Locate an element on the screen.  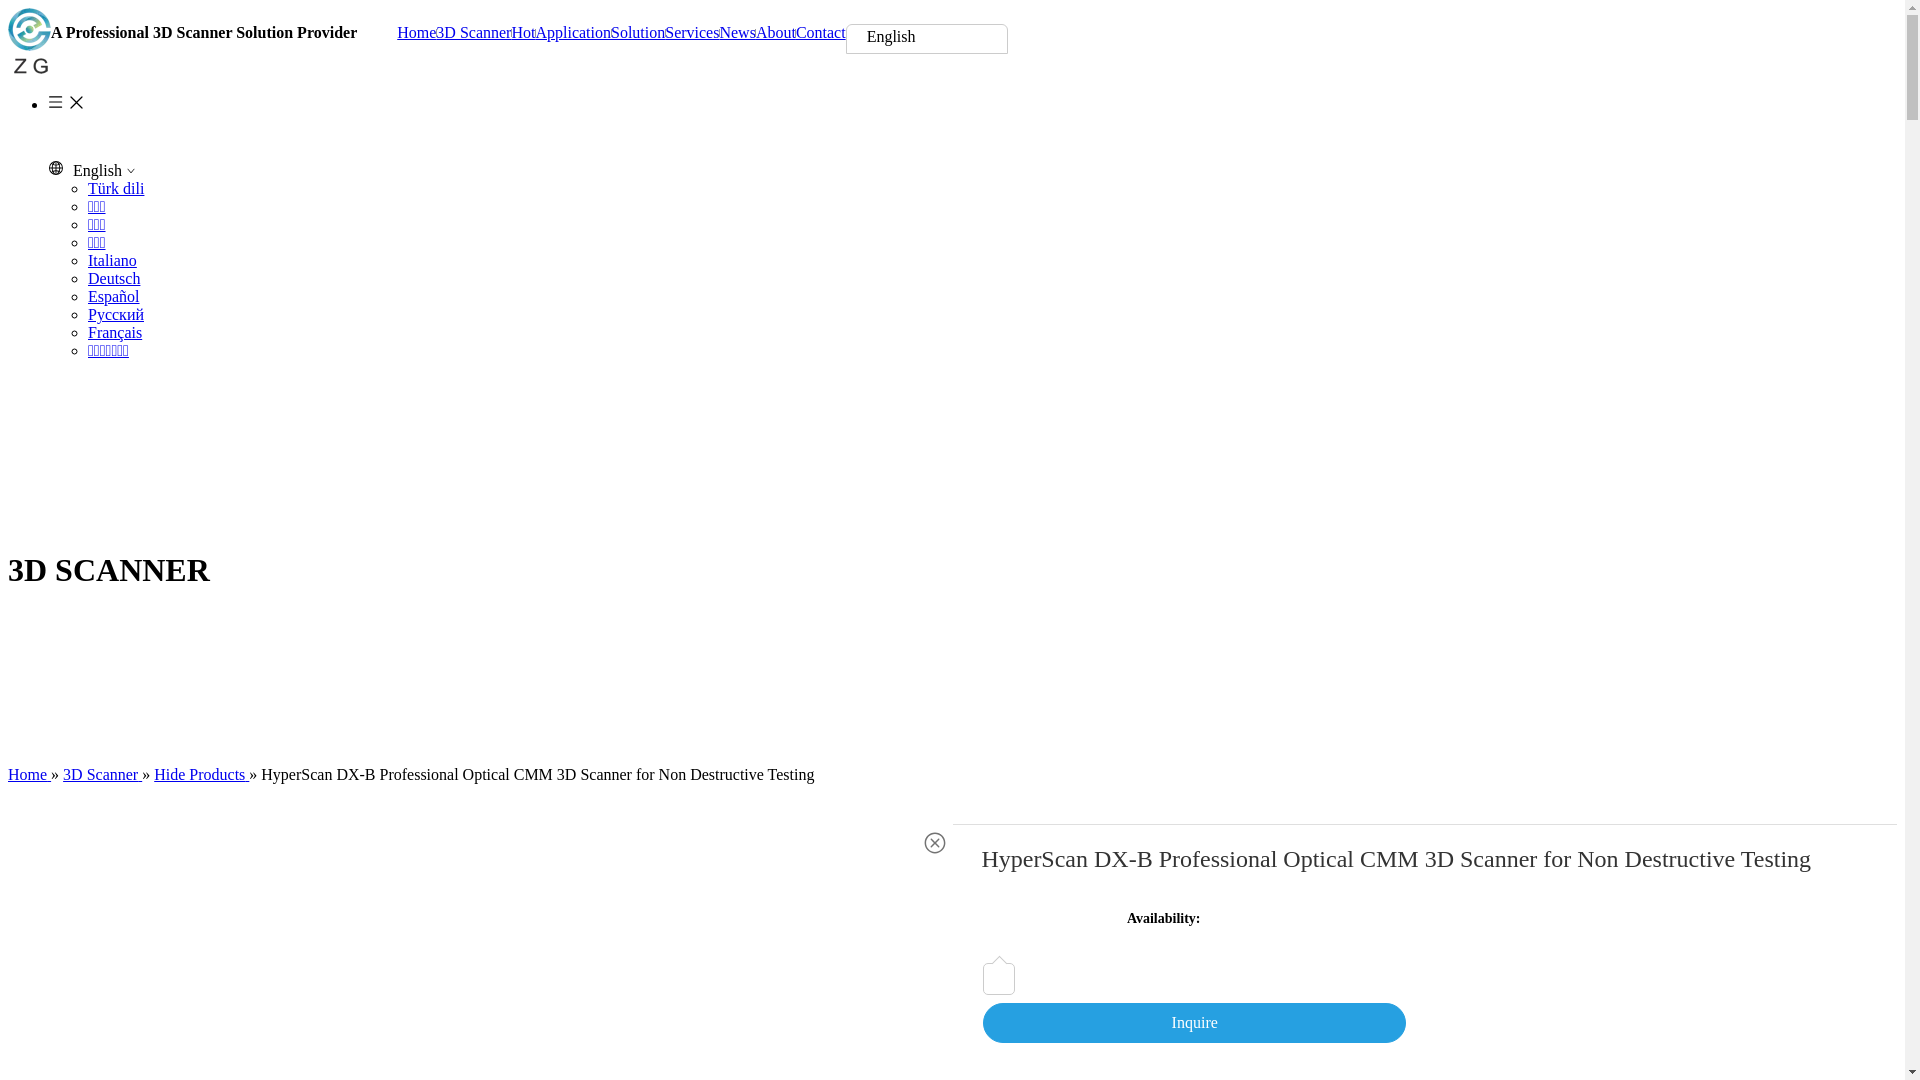
'News' is located at coordinates (736, 33).